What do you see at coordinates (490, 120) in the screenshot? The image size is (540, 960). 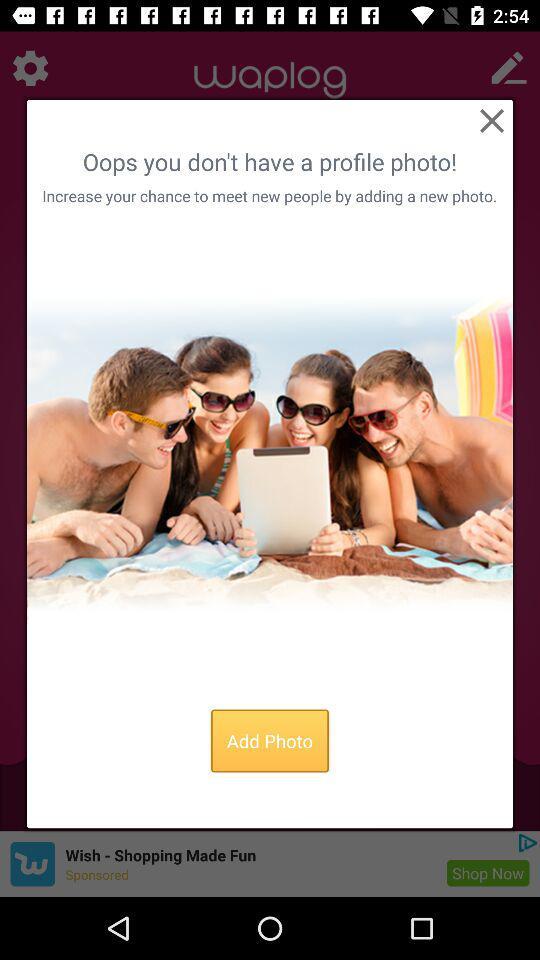 I see `the icon at the top right corner` at bounding box center [490, 120].